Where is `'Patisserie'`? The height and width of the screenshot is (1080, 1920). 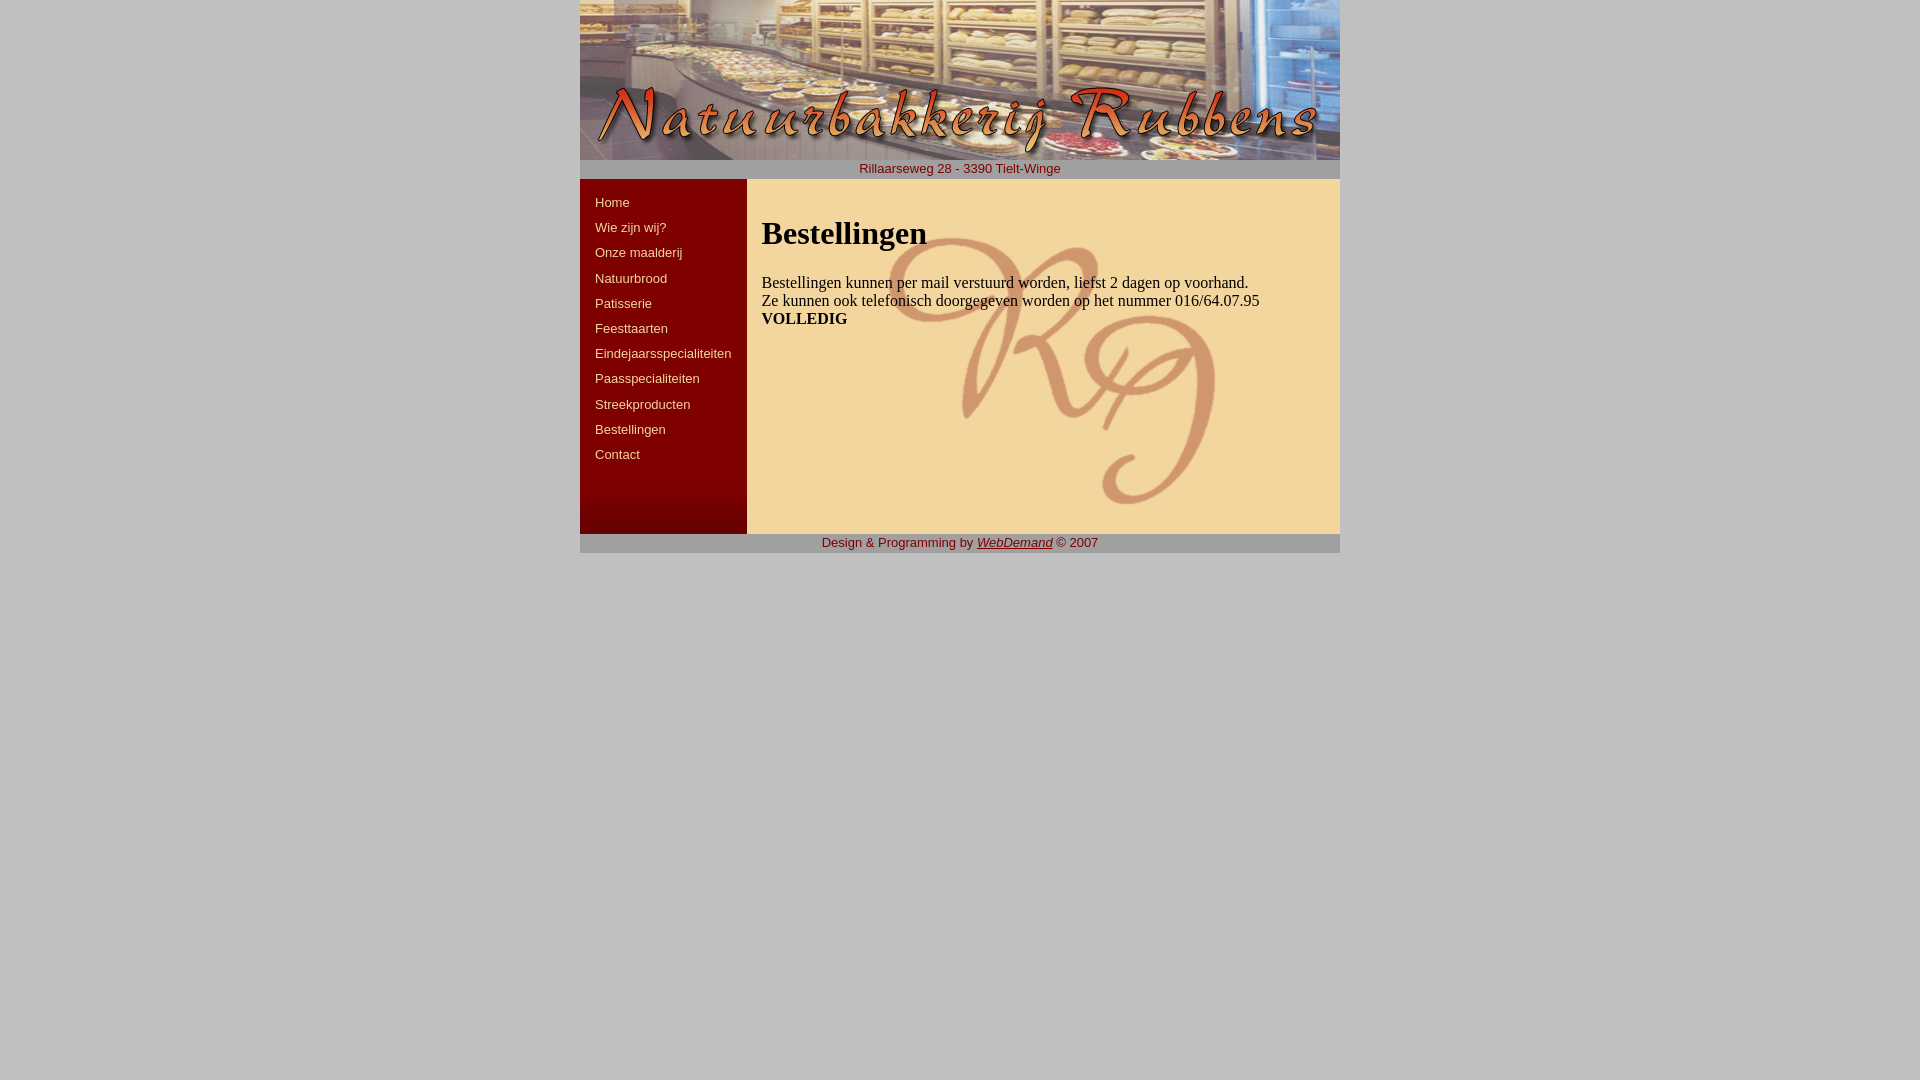
'Patisserie' is located at coordinates (594, 303).